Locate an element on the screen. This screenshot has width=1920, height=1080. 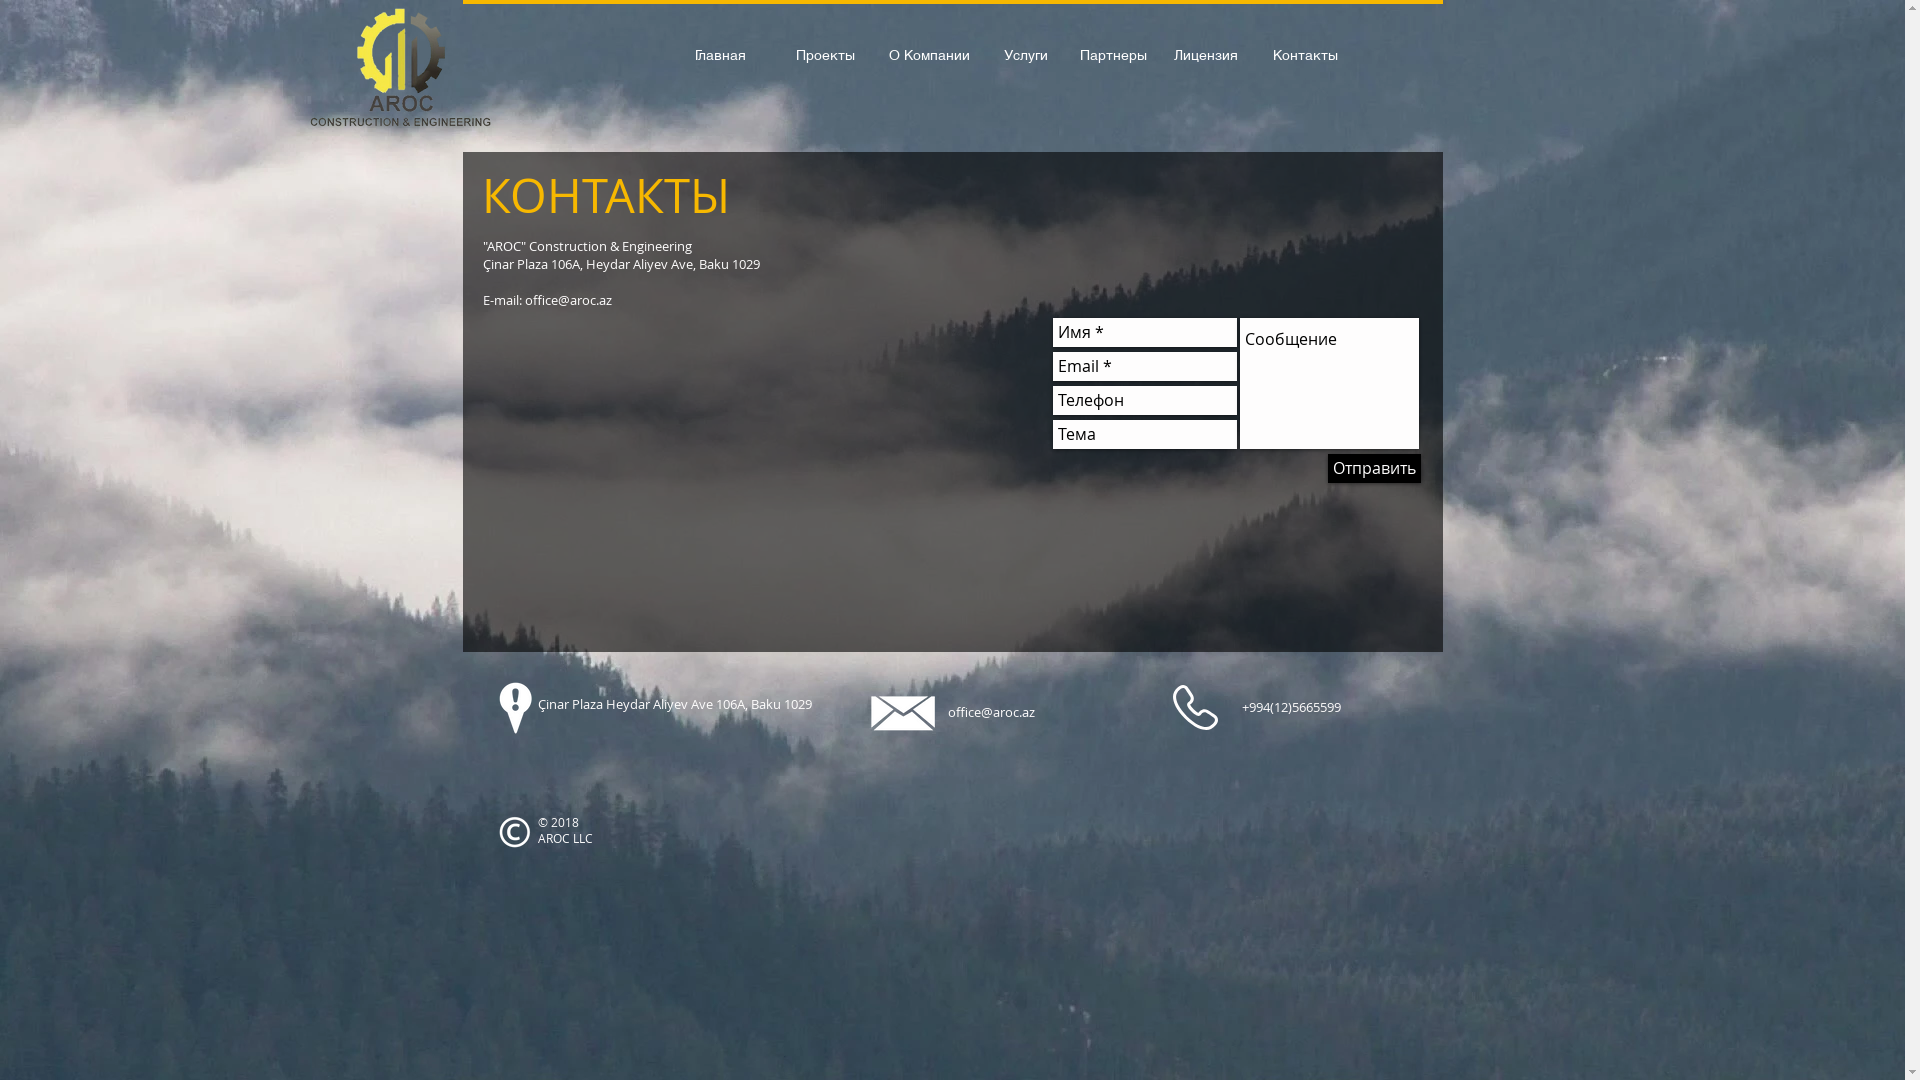
'office@aroc.az' is located at coordinates (566, 300).